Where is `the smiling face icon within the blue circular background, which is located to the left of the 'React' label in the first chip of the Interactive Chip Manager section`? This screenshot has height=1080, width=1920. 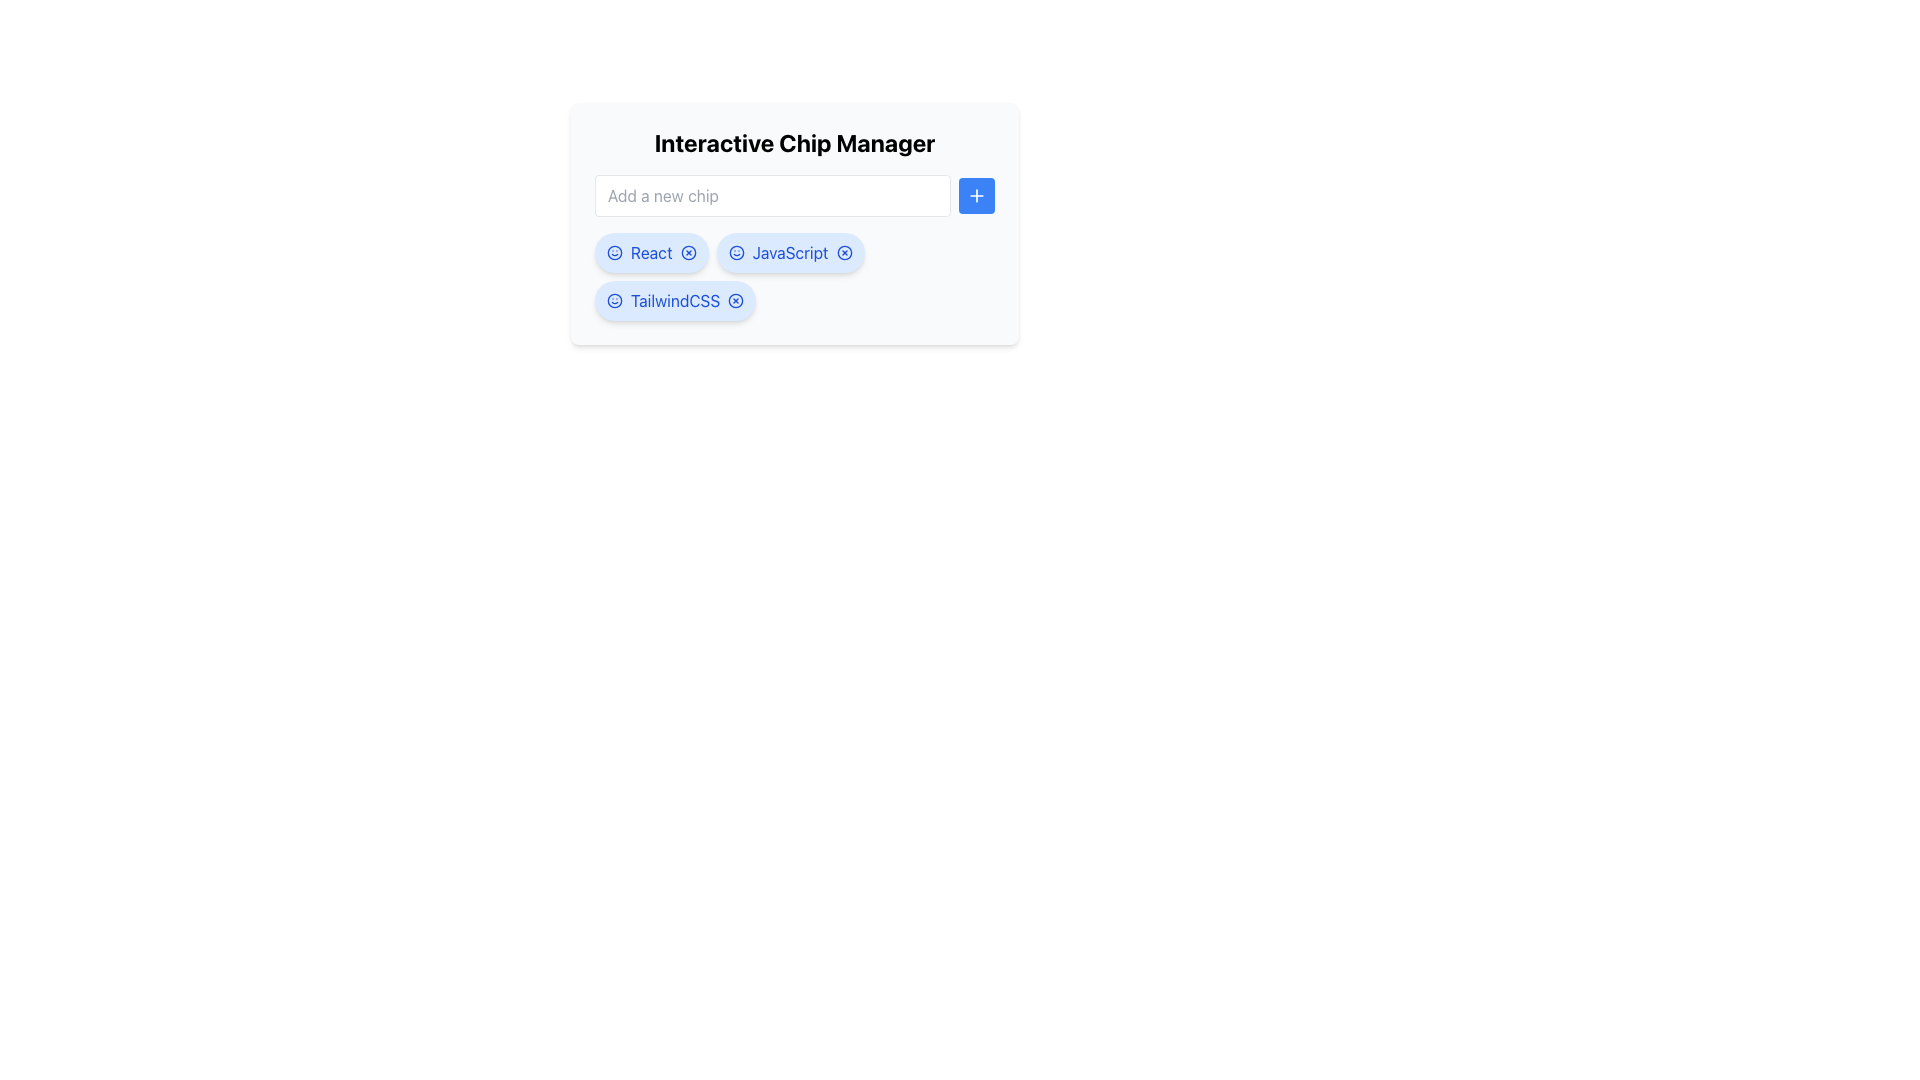 the smiling face icon within the blue circular background, which is located to the left of the 'React' label in the first chip of the Interactive Chip Manager section is located at coordinates (613, 252).